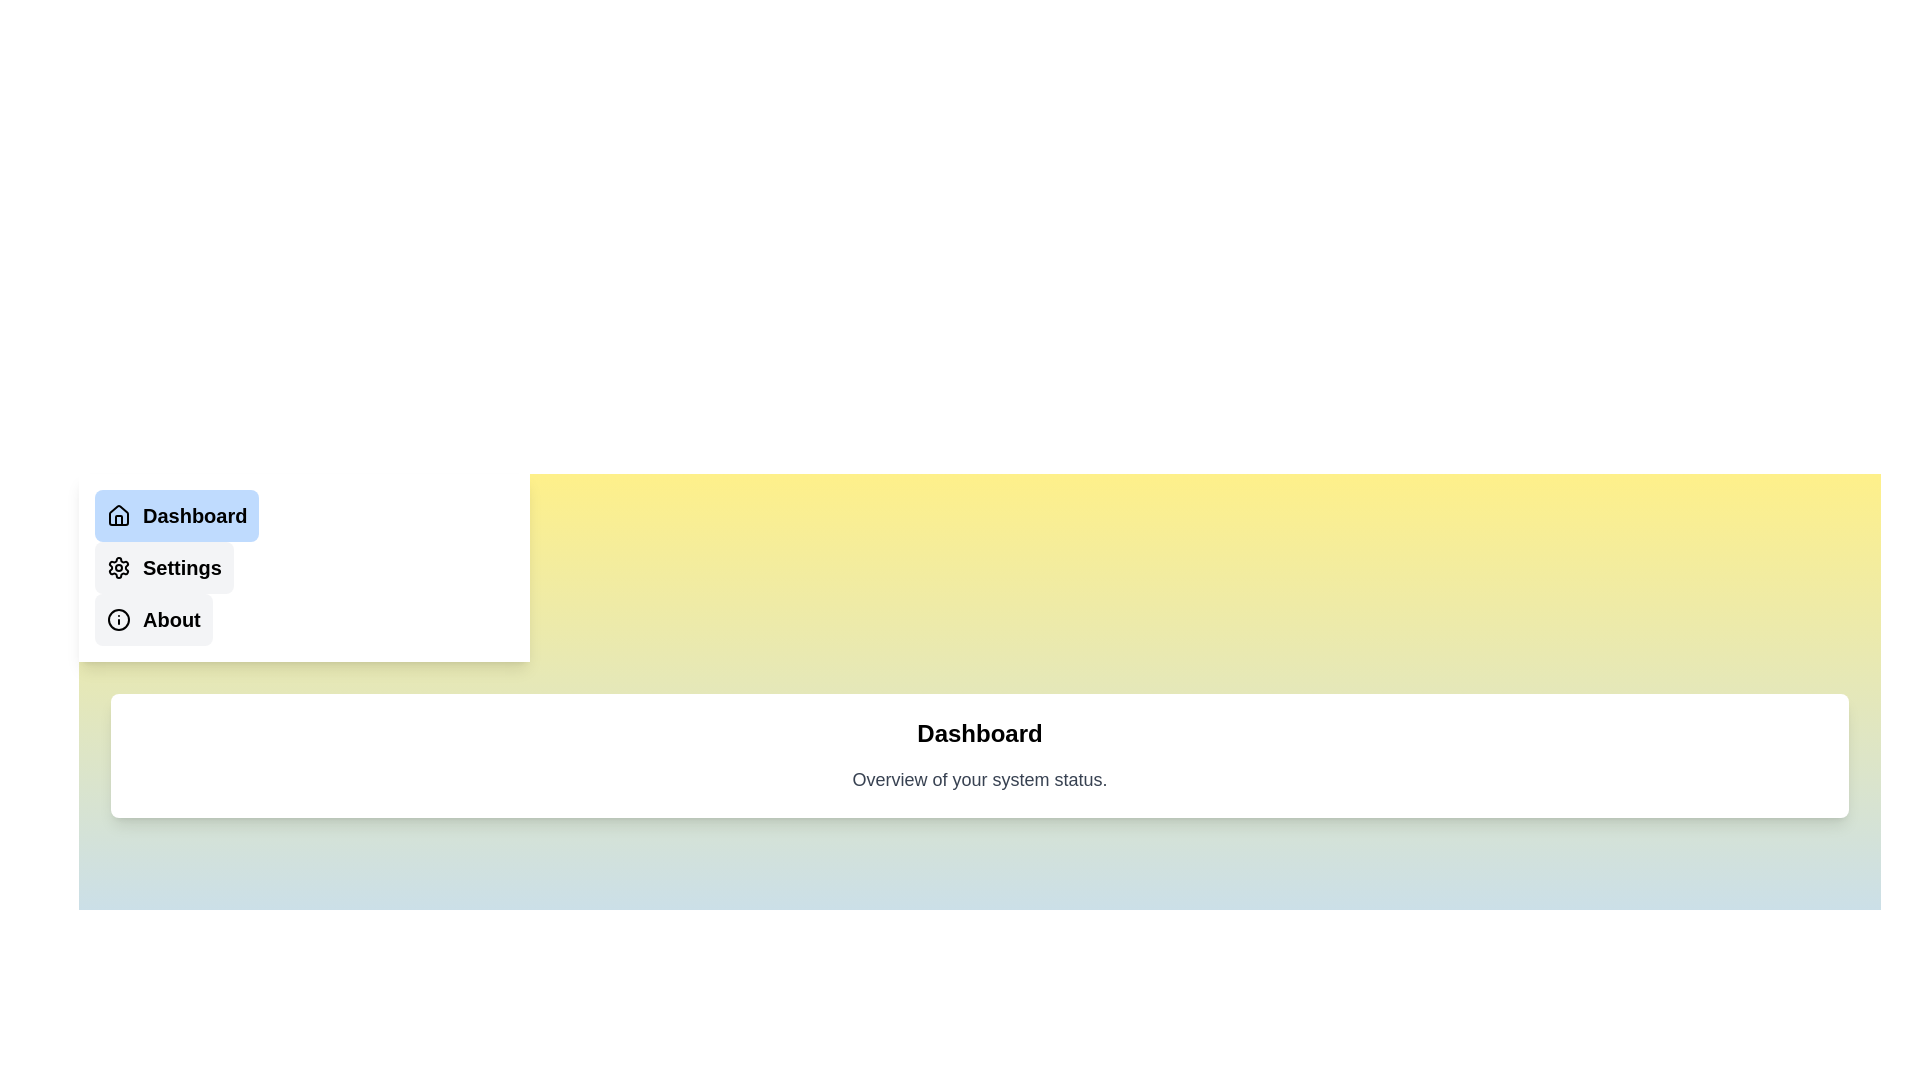 This screenshot has height=1080, width=1920. I want to click on the text element labeled Overview of your system status. to inspect or copy its content, so click(979, 778).